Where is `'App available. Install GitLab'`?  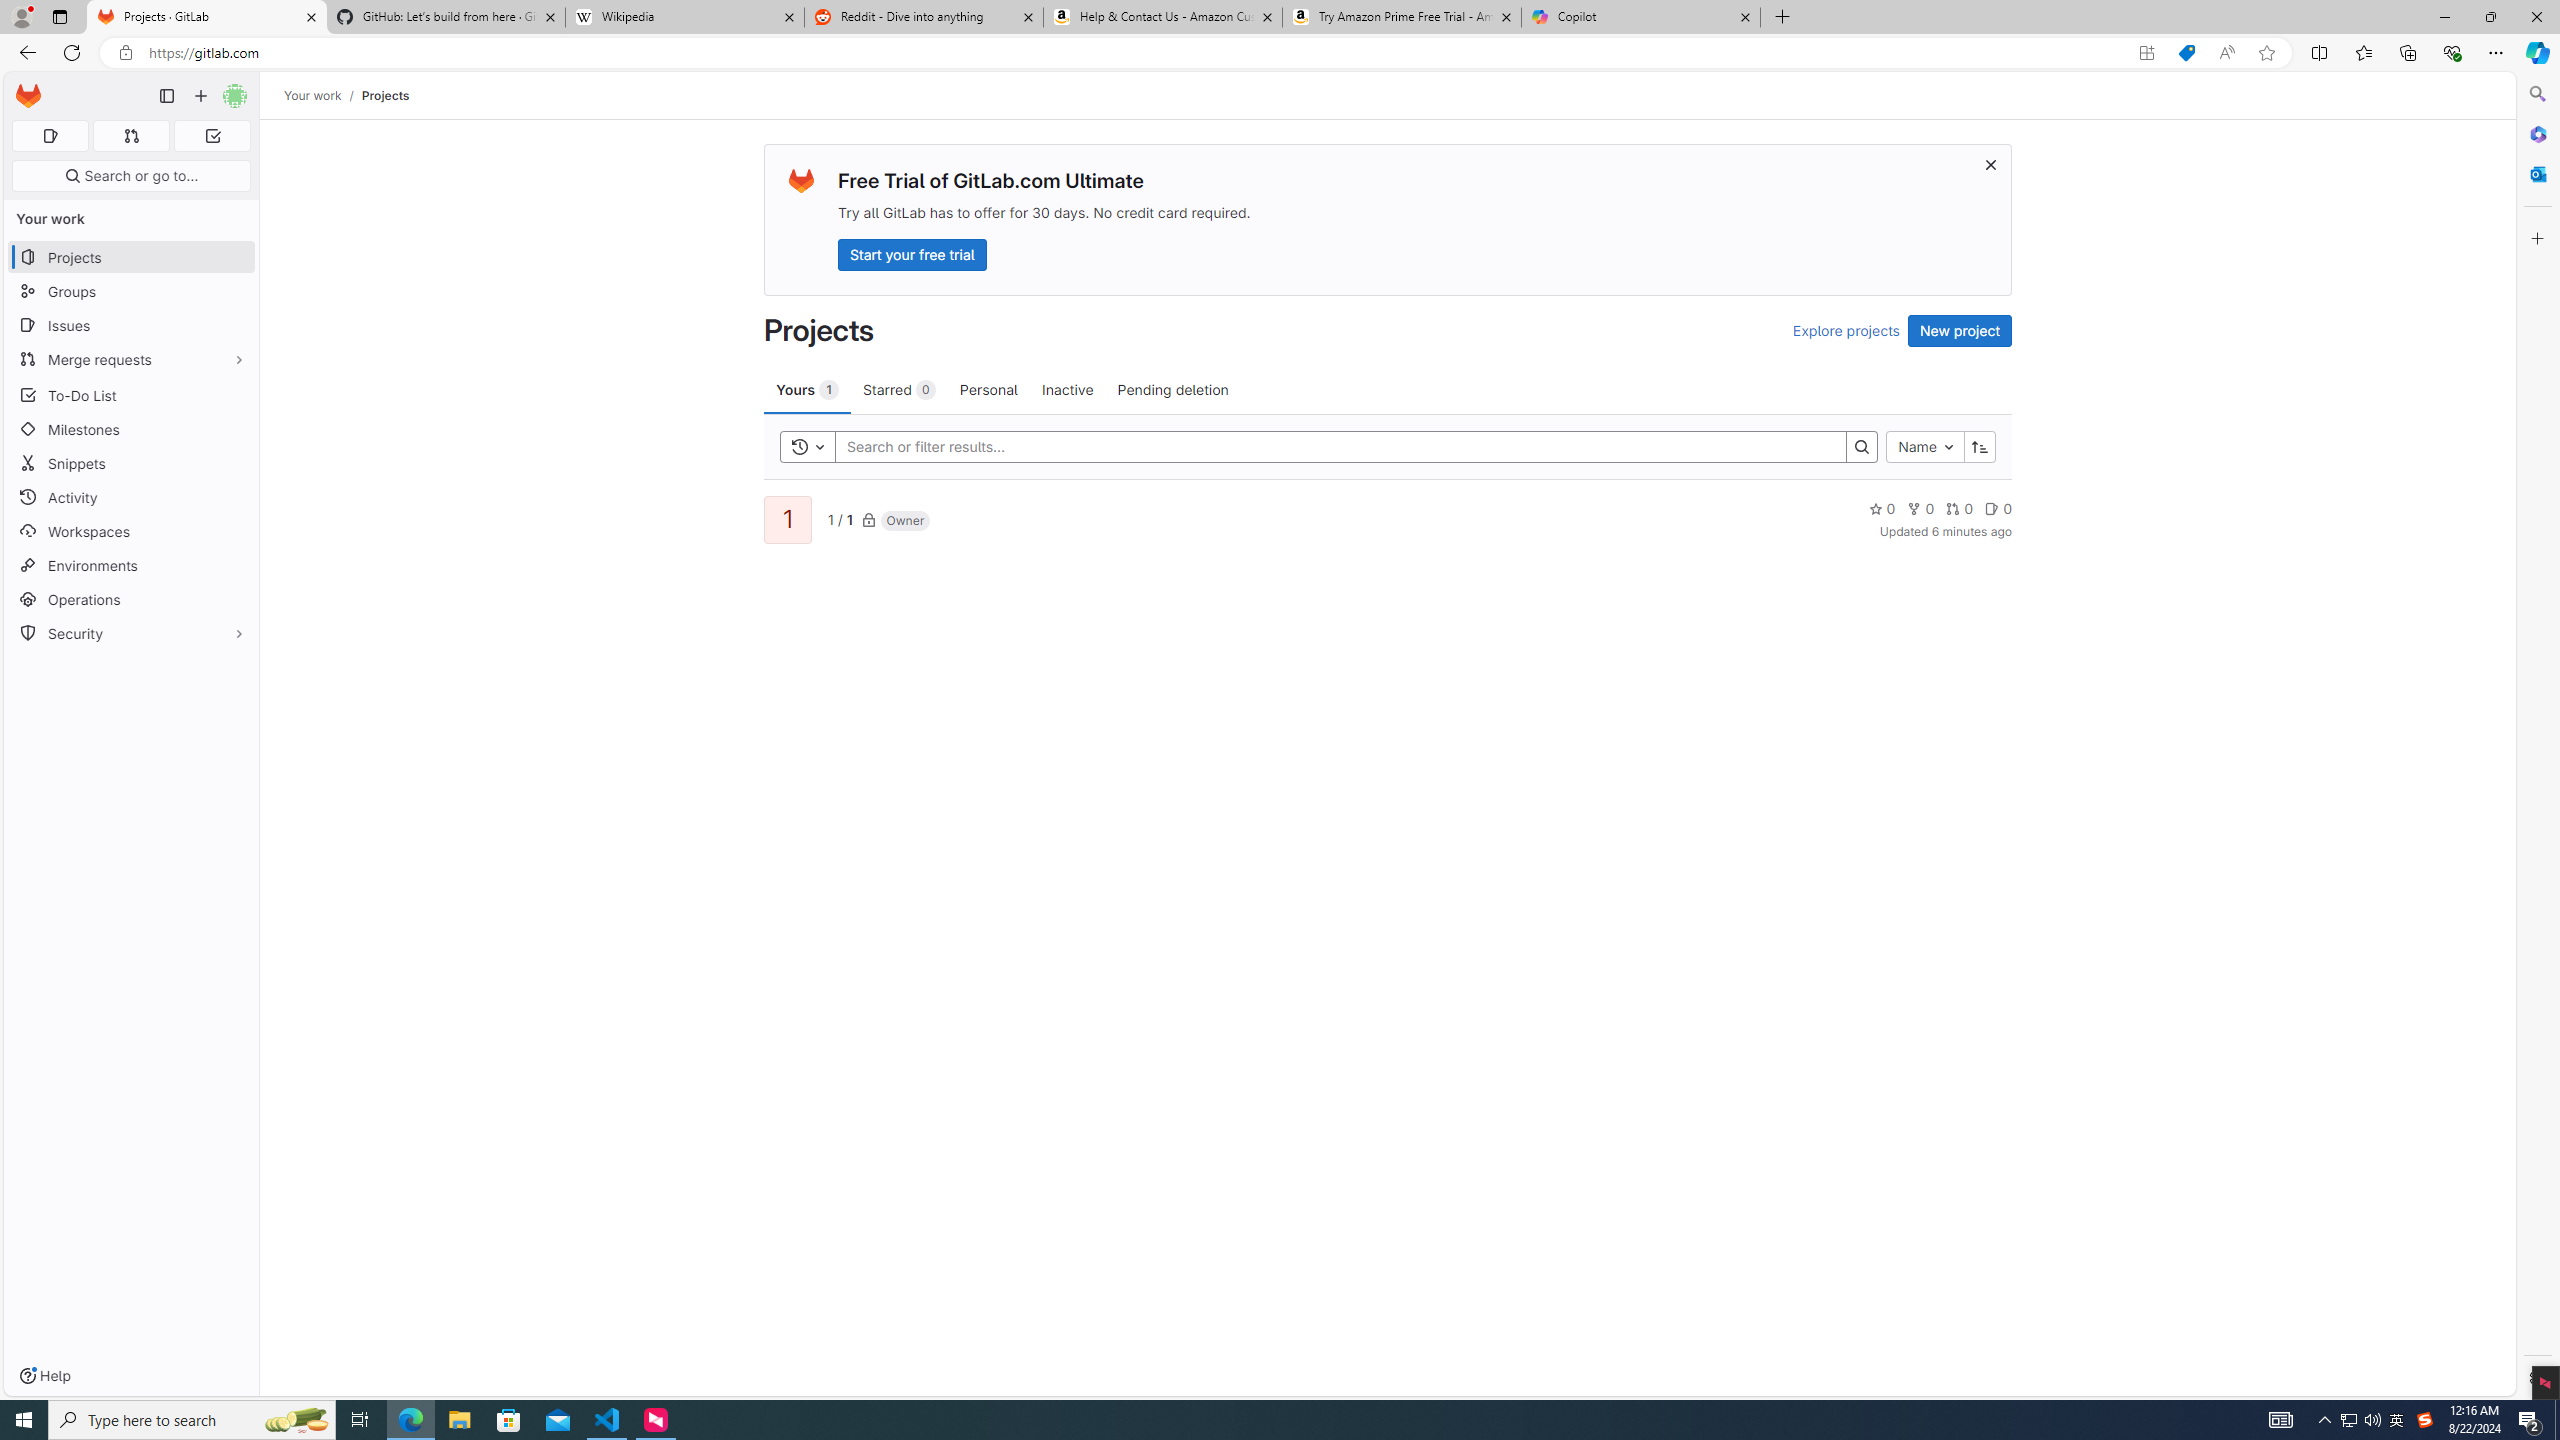
'App available. Install GitLab' is located at coordinates (2145, 53).